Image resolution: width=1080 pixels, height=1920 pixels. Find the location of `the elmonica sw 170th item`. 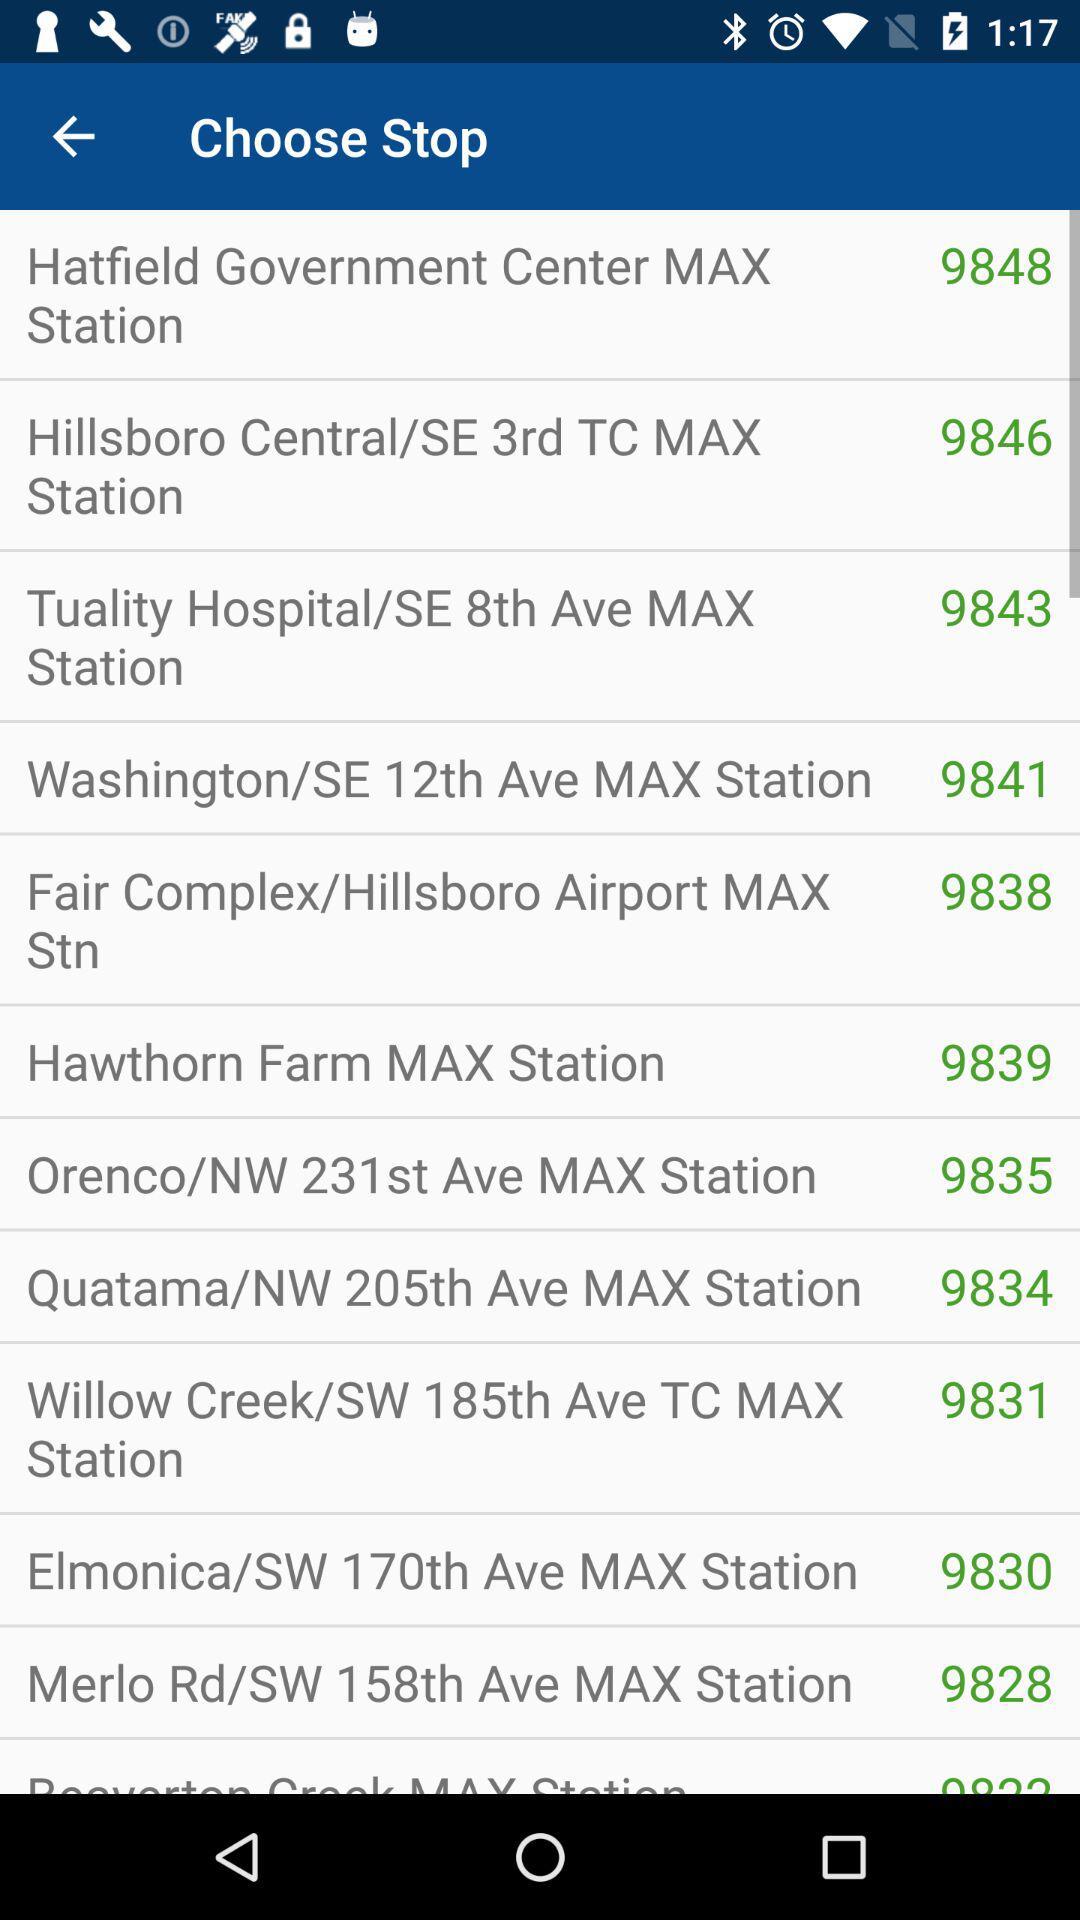

the elmonica sw 170th item is located at coordinates (456, 1568).